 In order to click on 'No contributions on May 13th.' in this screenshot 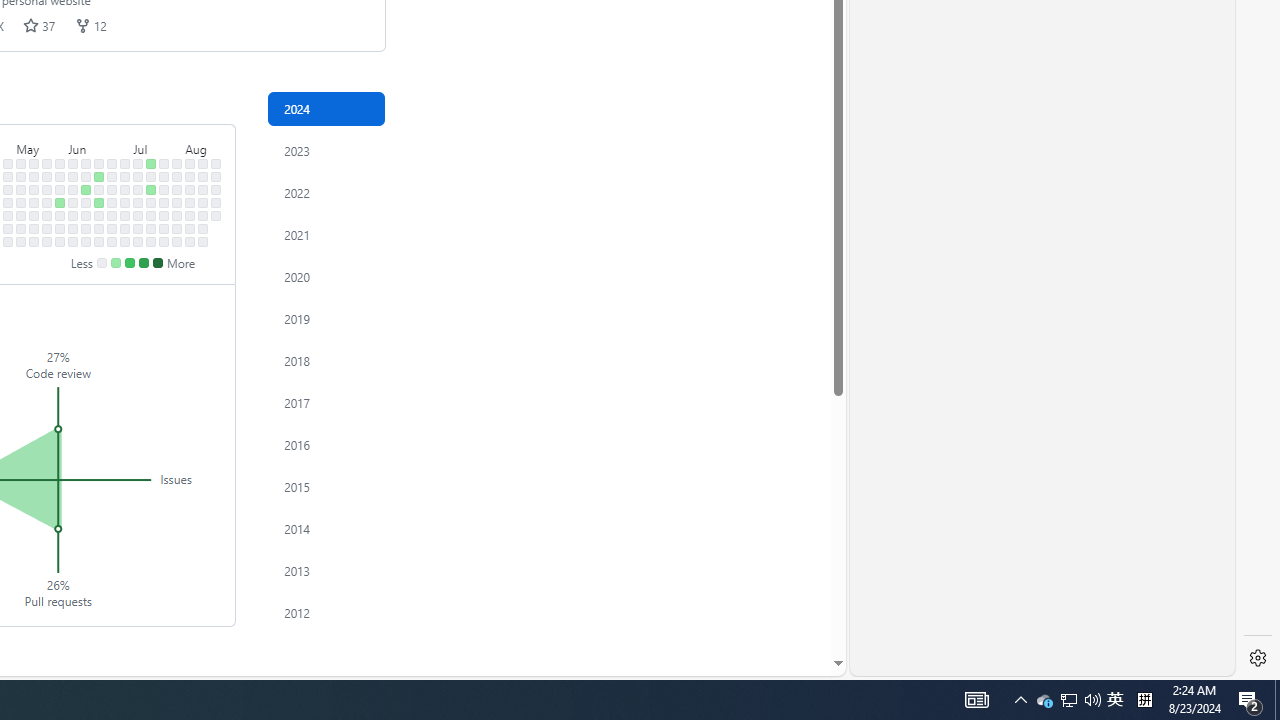, I will do `click(34, 175)`.